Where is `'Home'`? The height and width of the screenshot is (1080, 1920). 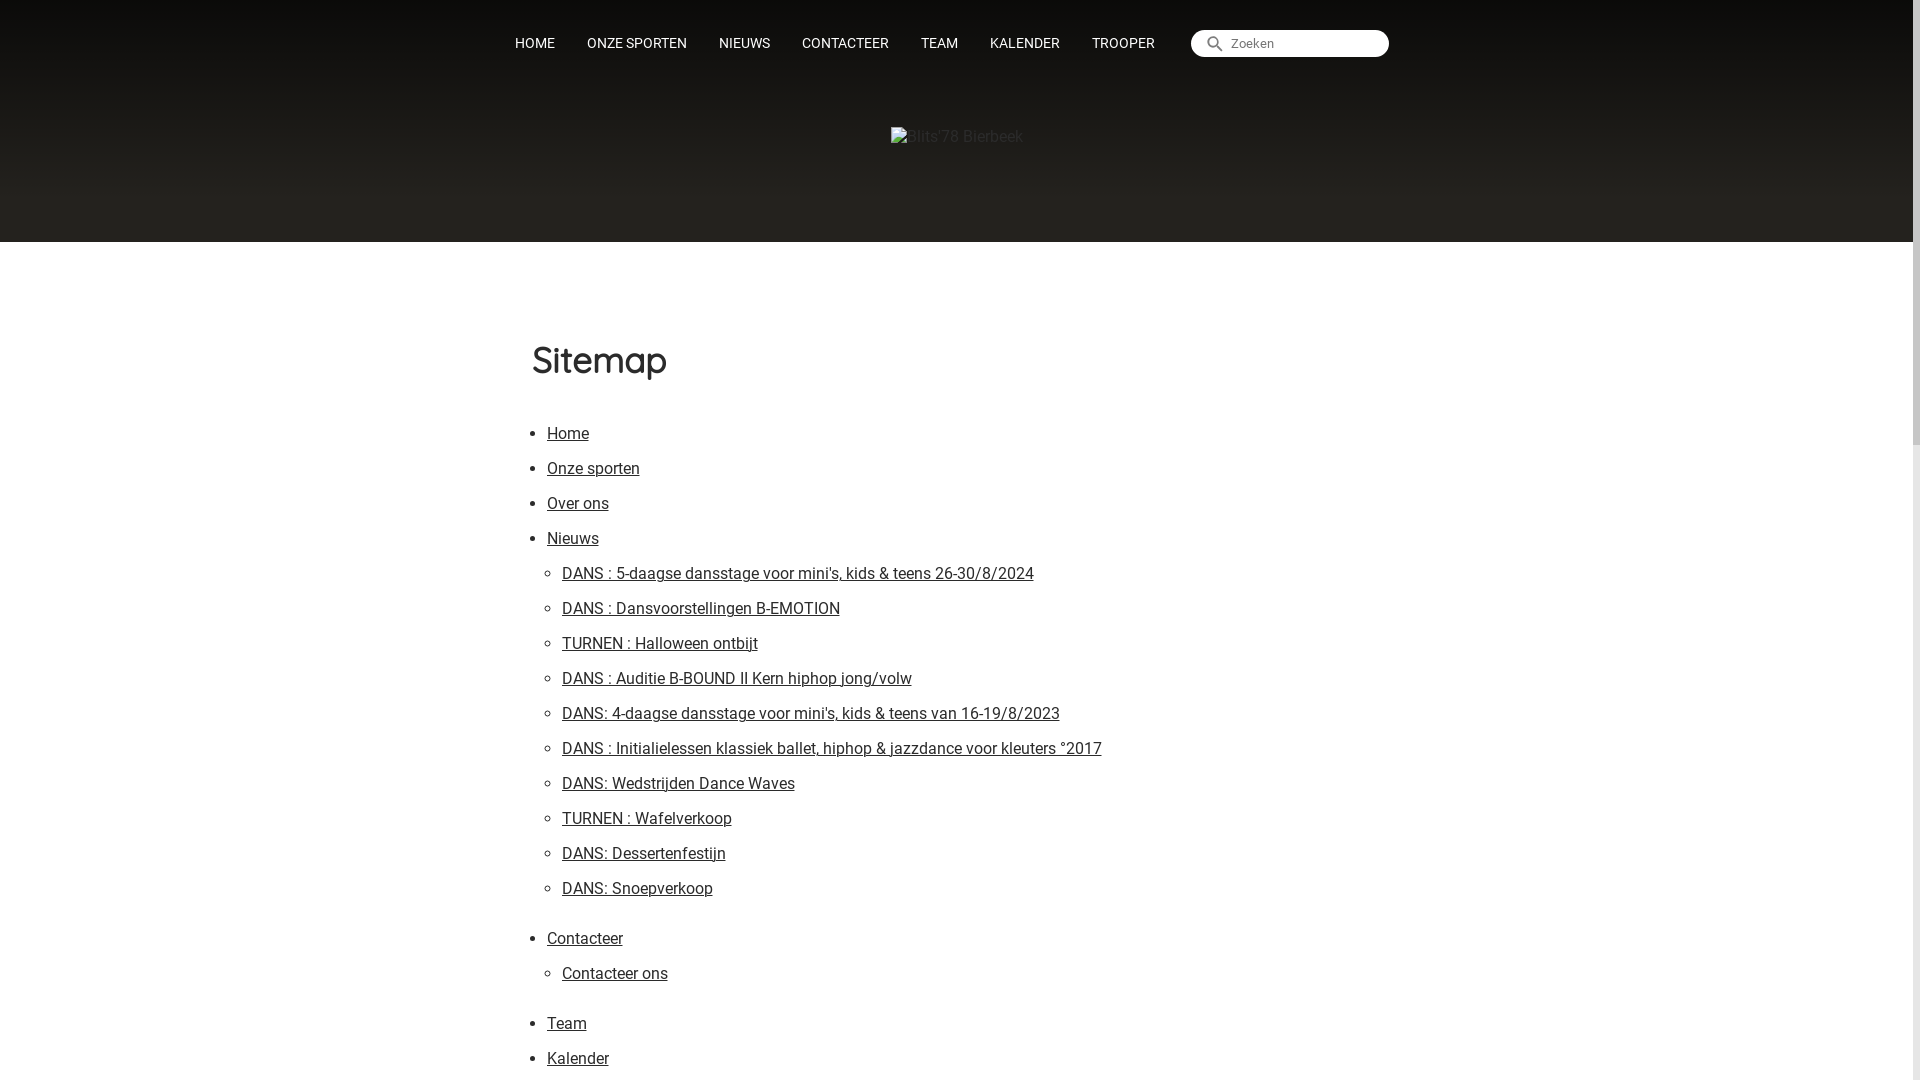
'Home' is located at coordinates (565, 435).